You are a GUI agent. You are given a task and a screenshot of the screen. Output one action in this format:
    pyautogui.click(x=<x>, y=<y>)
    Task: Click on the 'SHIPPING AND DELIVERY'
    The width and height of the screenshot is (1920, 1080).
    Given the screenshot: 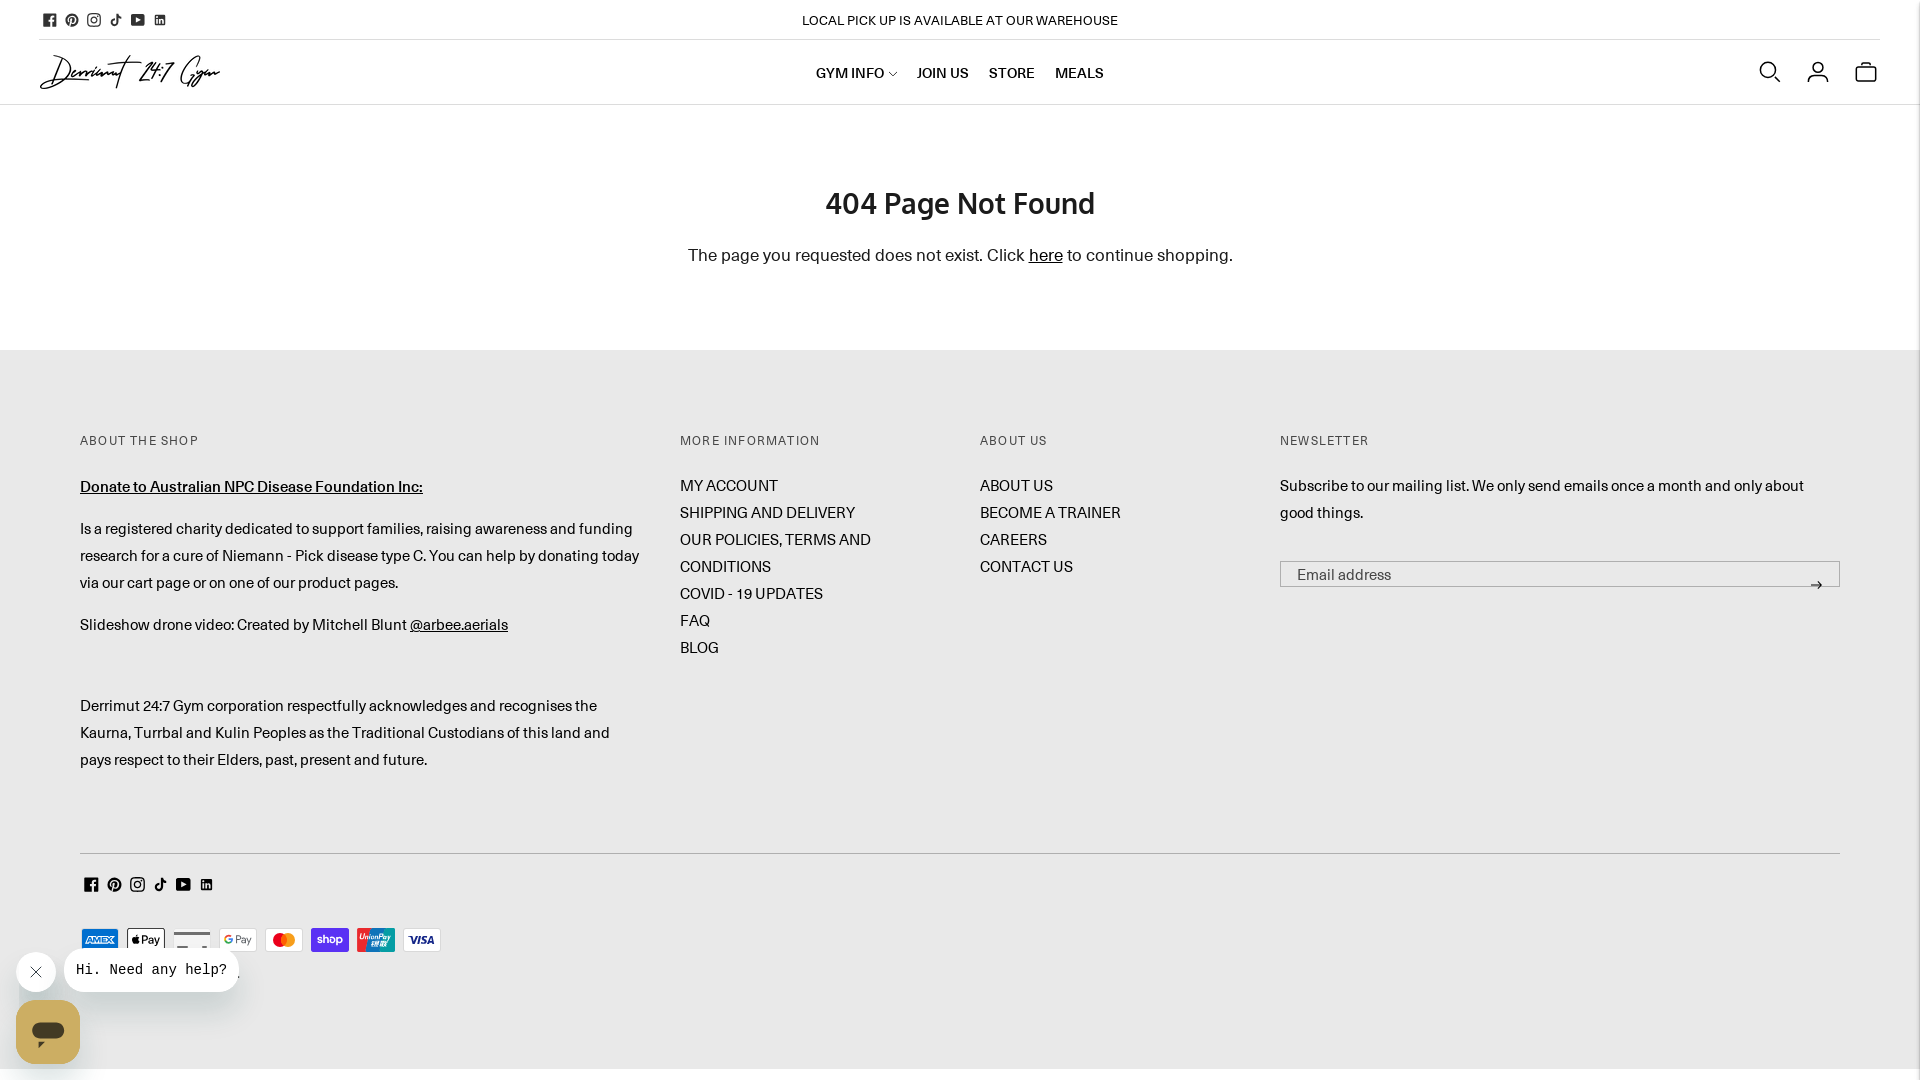 What is the action you would take?
    pyautogui.click(x=766, y=511)
    